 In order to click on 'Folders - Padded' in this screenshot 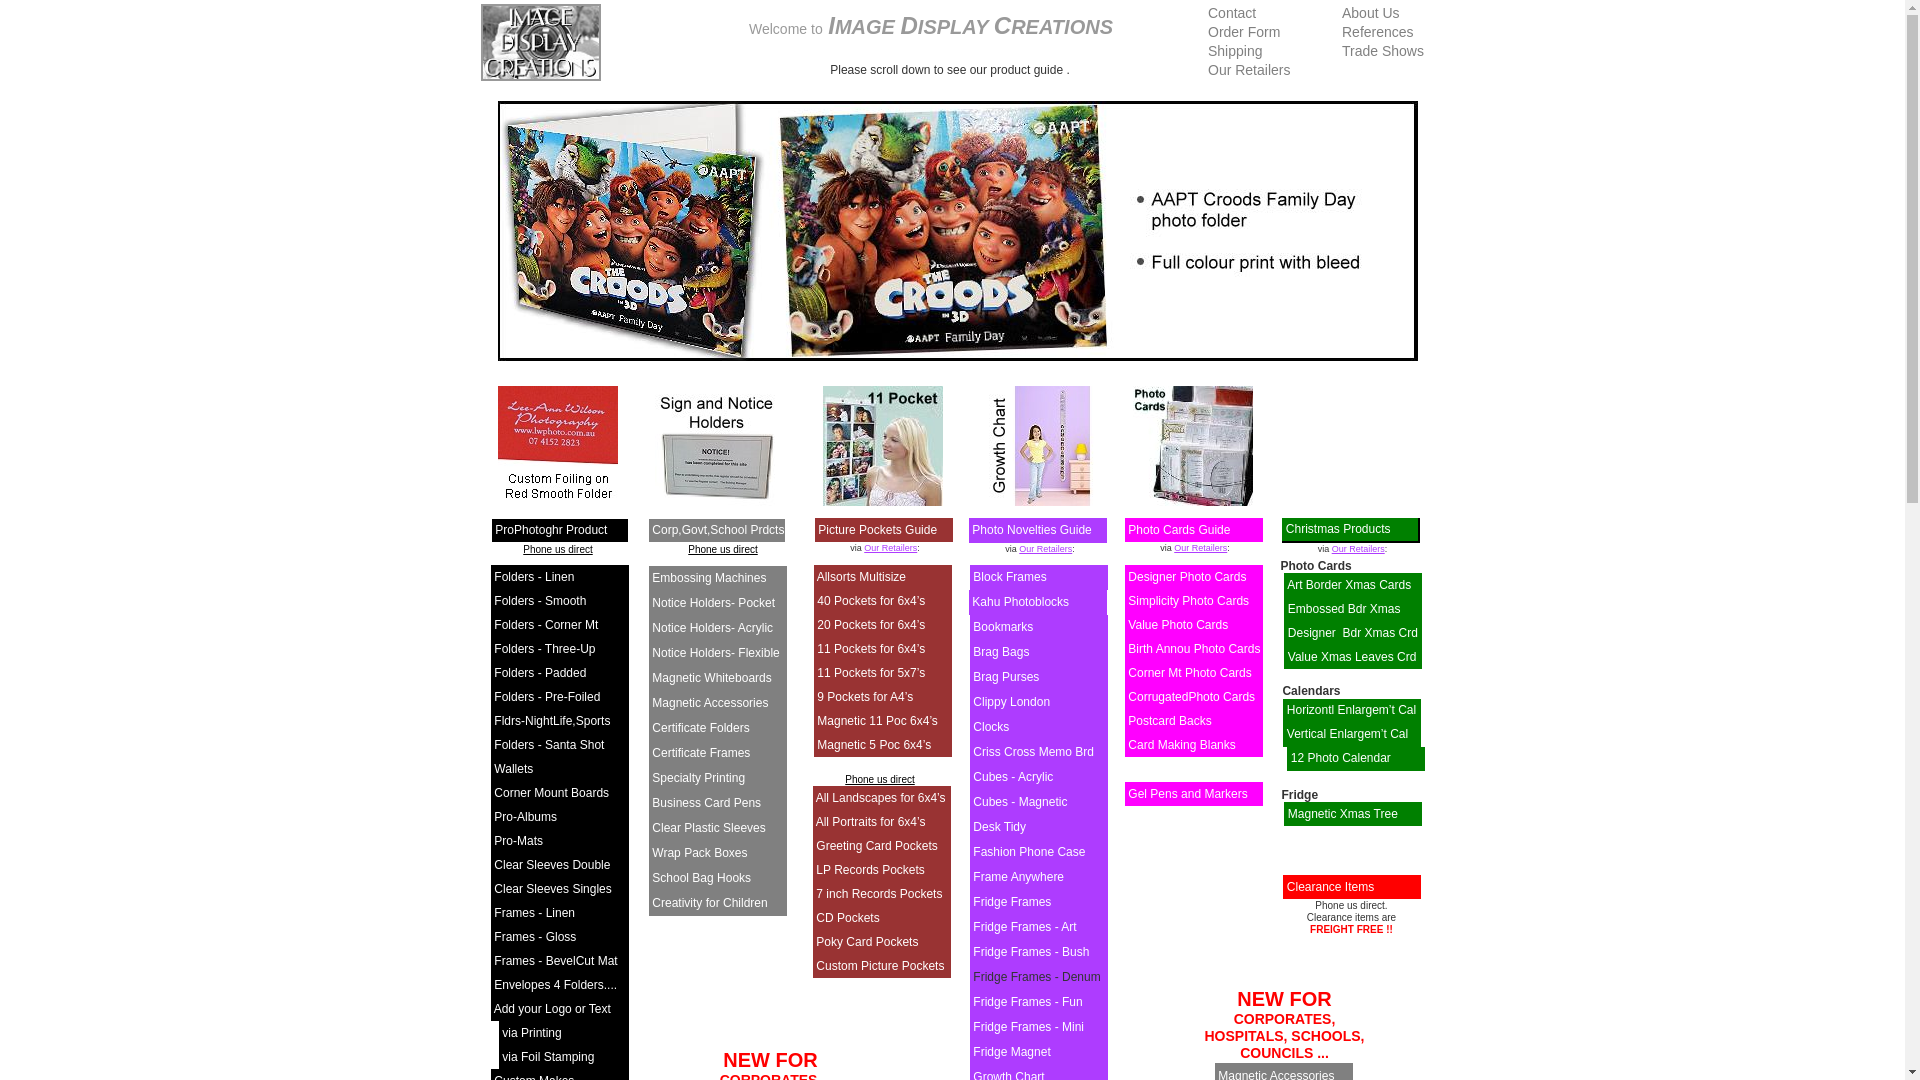, I will do `click(539, 672)`.